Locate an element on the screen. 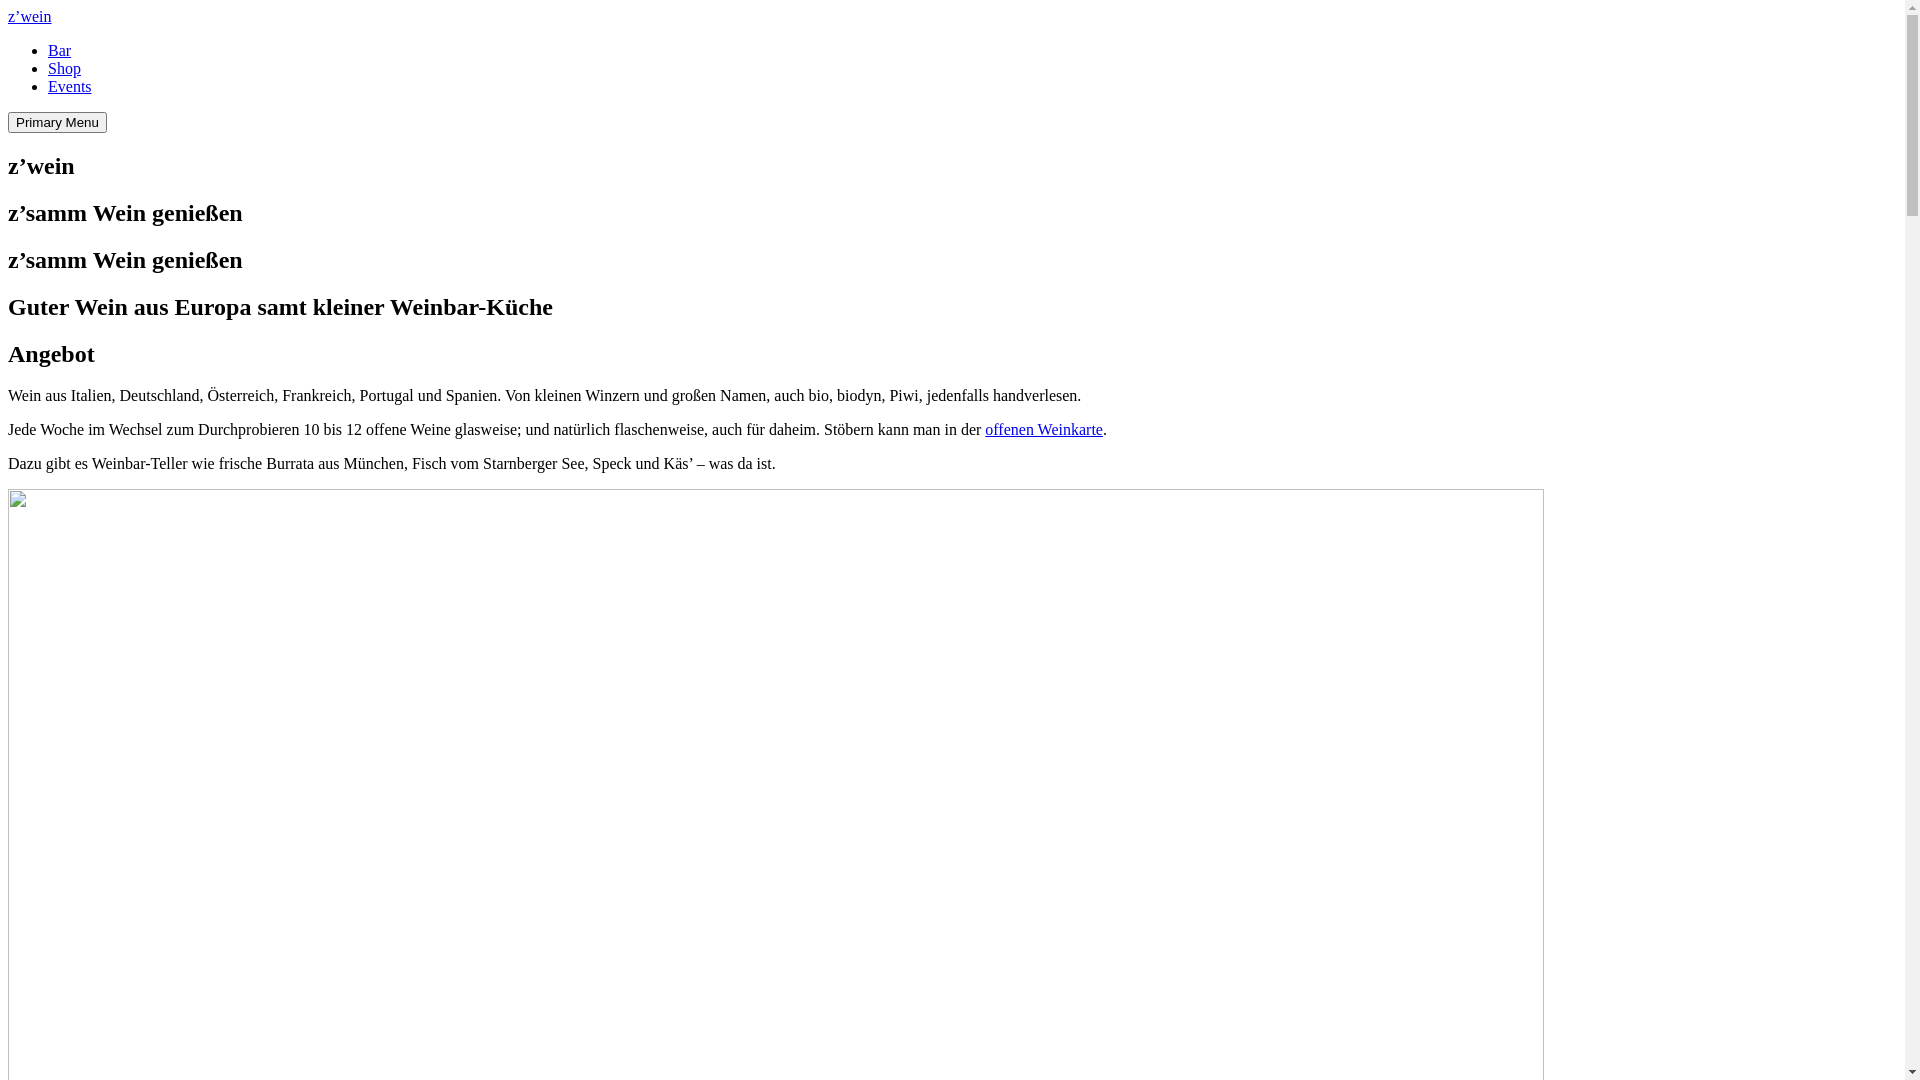 Image resolution: width=1920 pixels, height=1080 pixels. 'Bar' is located at coordinates (48, 49).